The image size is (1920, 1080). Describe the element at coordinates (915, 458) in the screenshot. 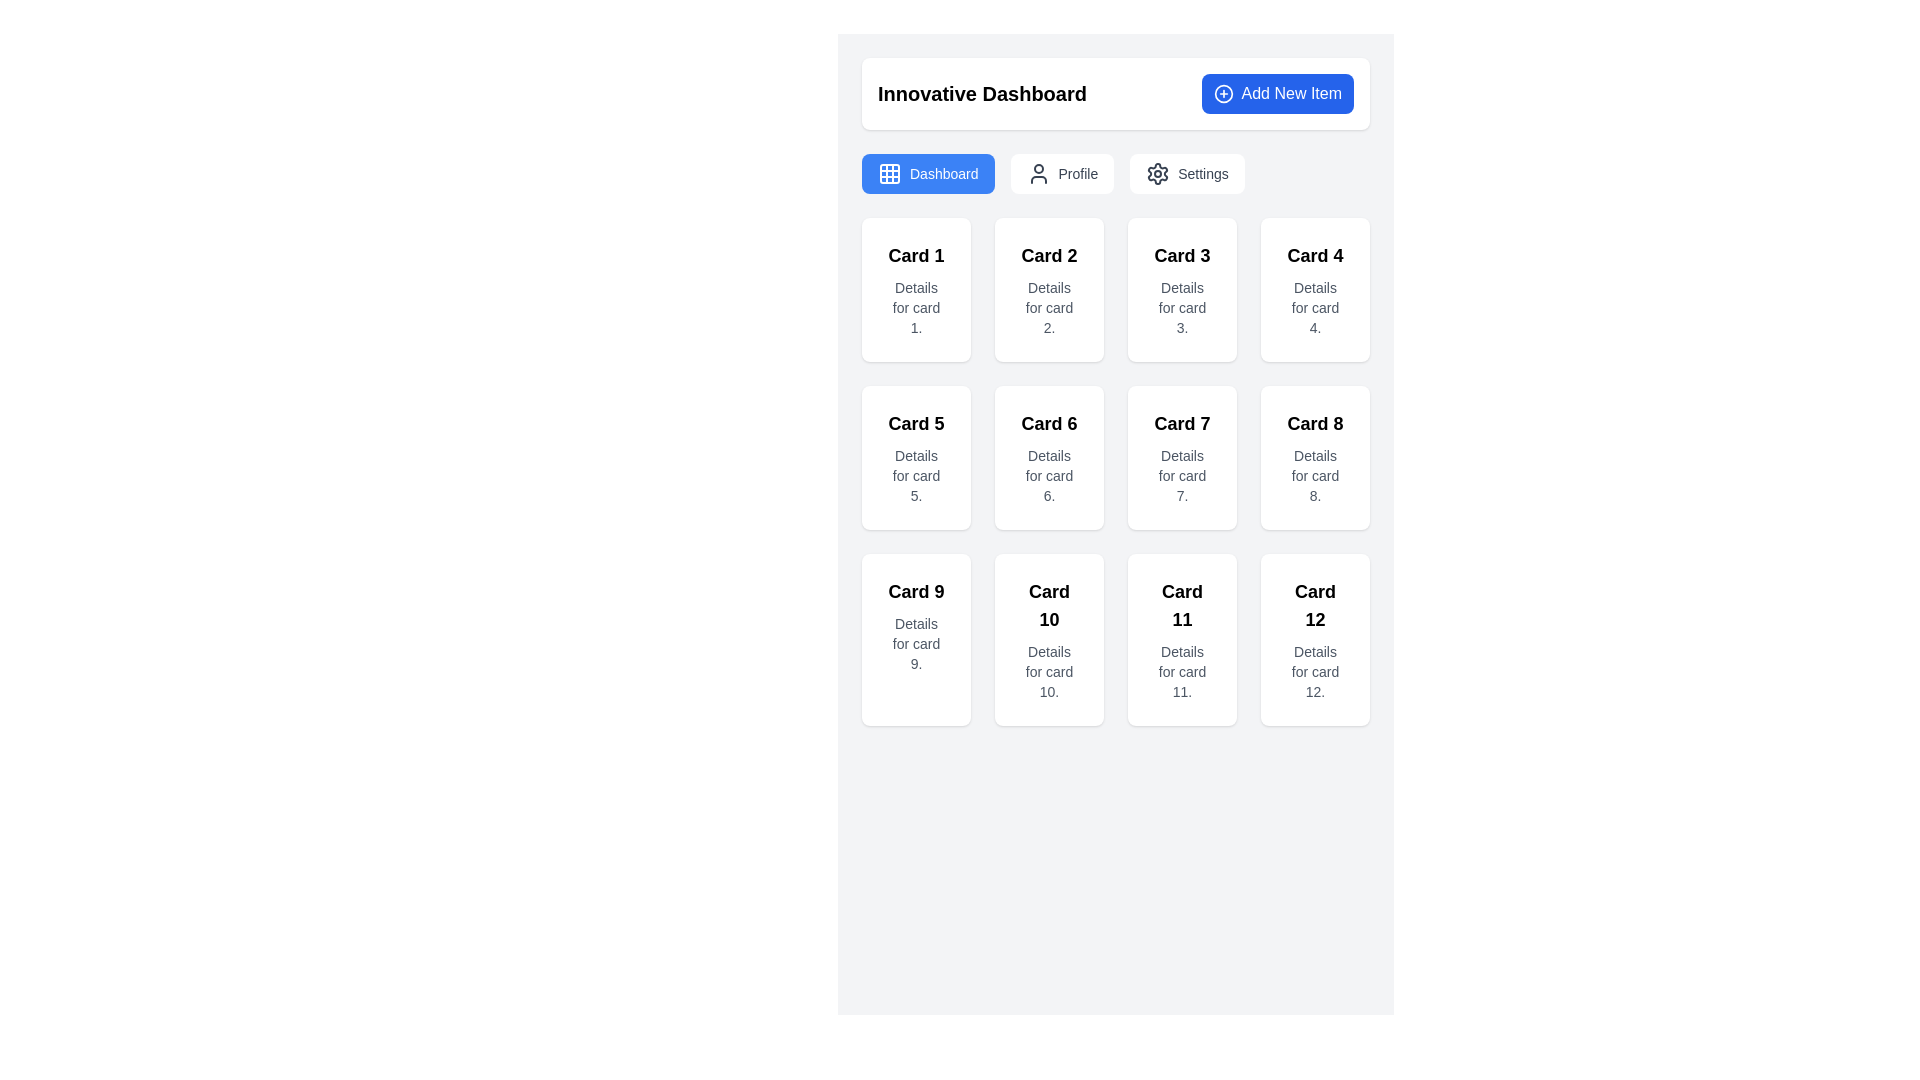

I see `the static informational card located in the second row and first column of the grid layout` at that location.